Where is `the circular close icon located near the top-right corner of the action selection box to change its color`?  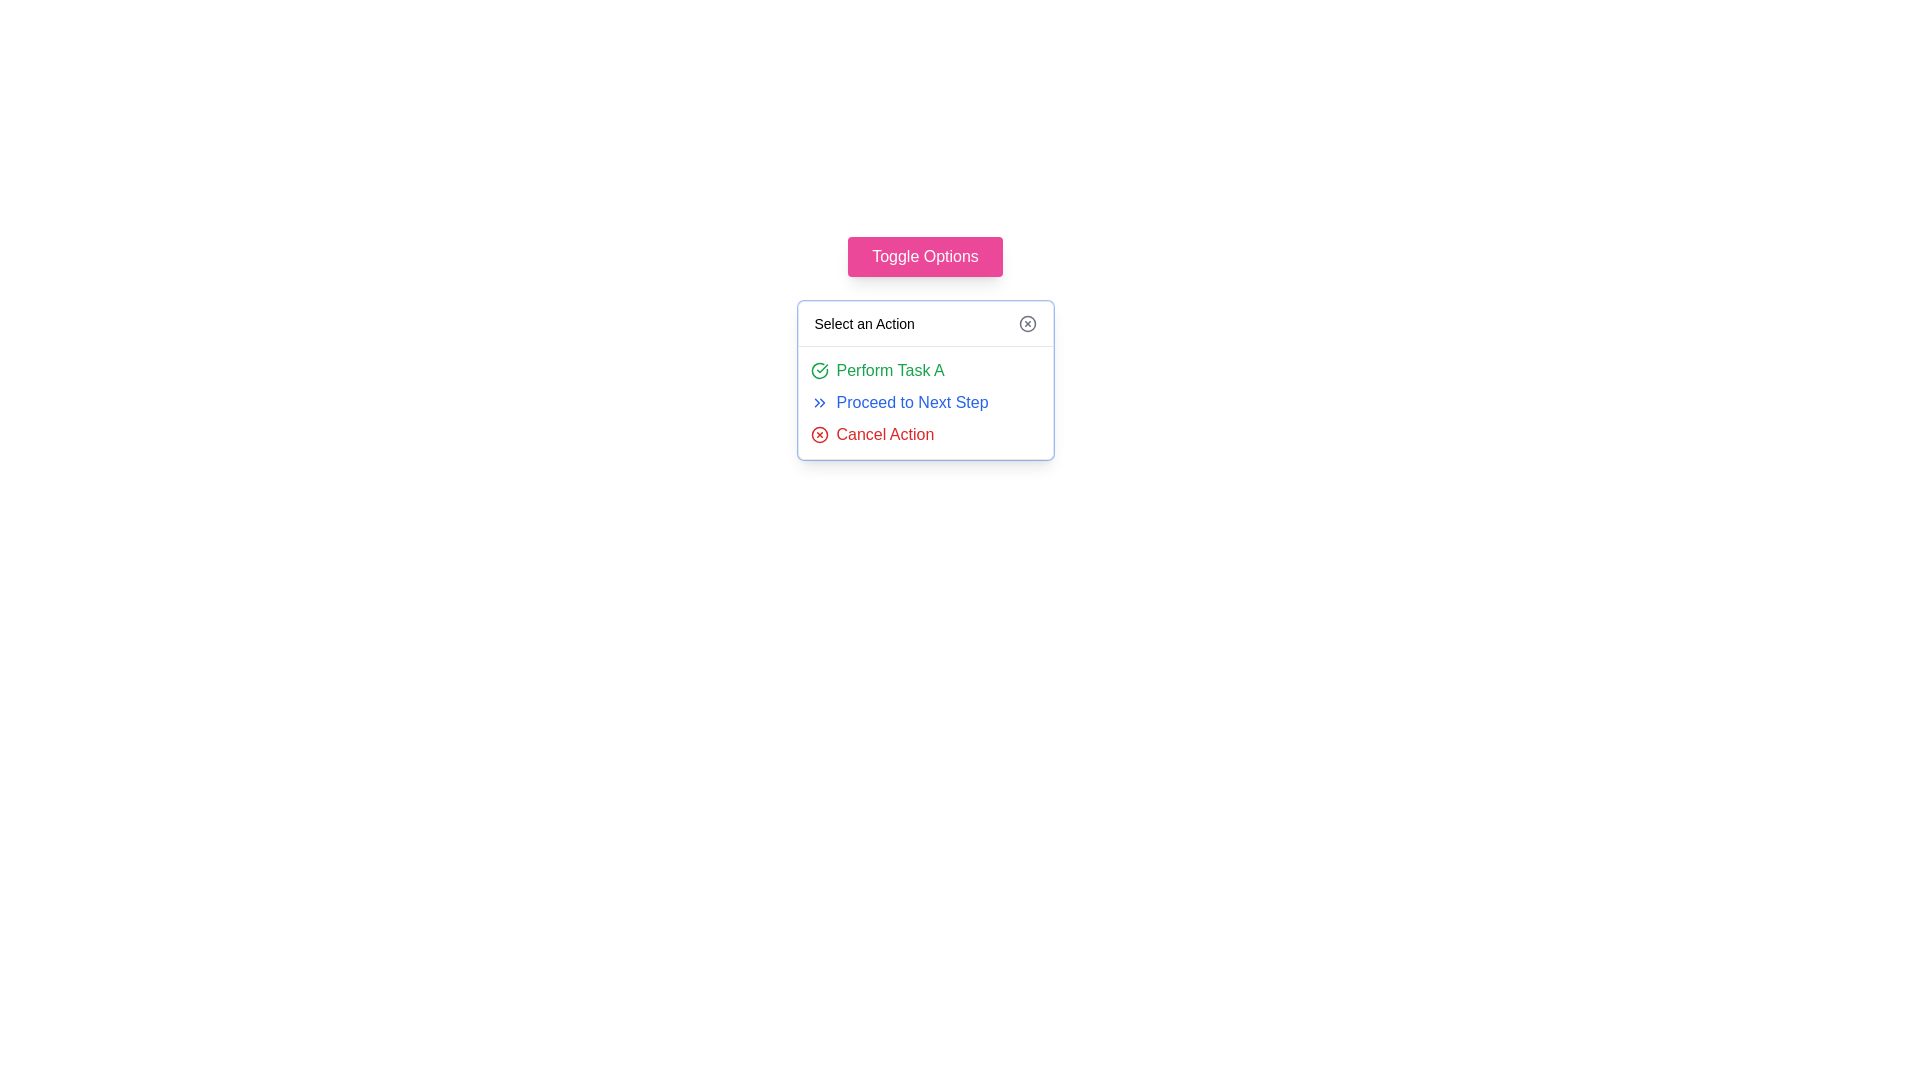 the circular close icon located near the top-right corner of the action selection box to change its color is located at coordinates (1027, 323).